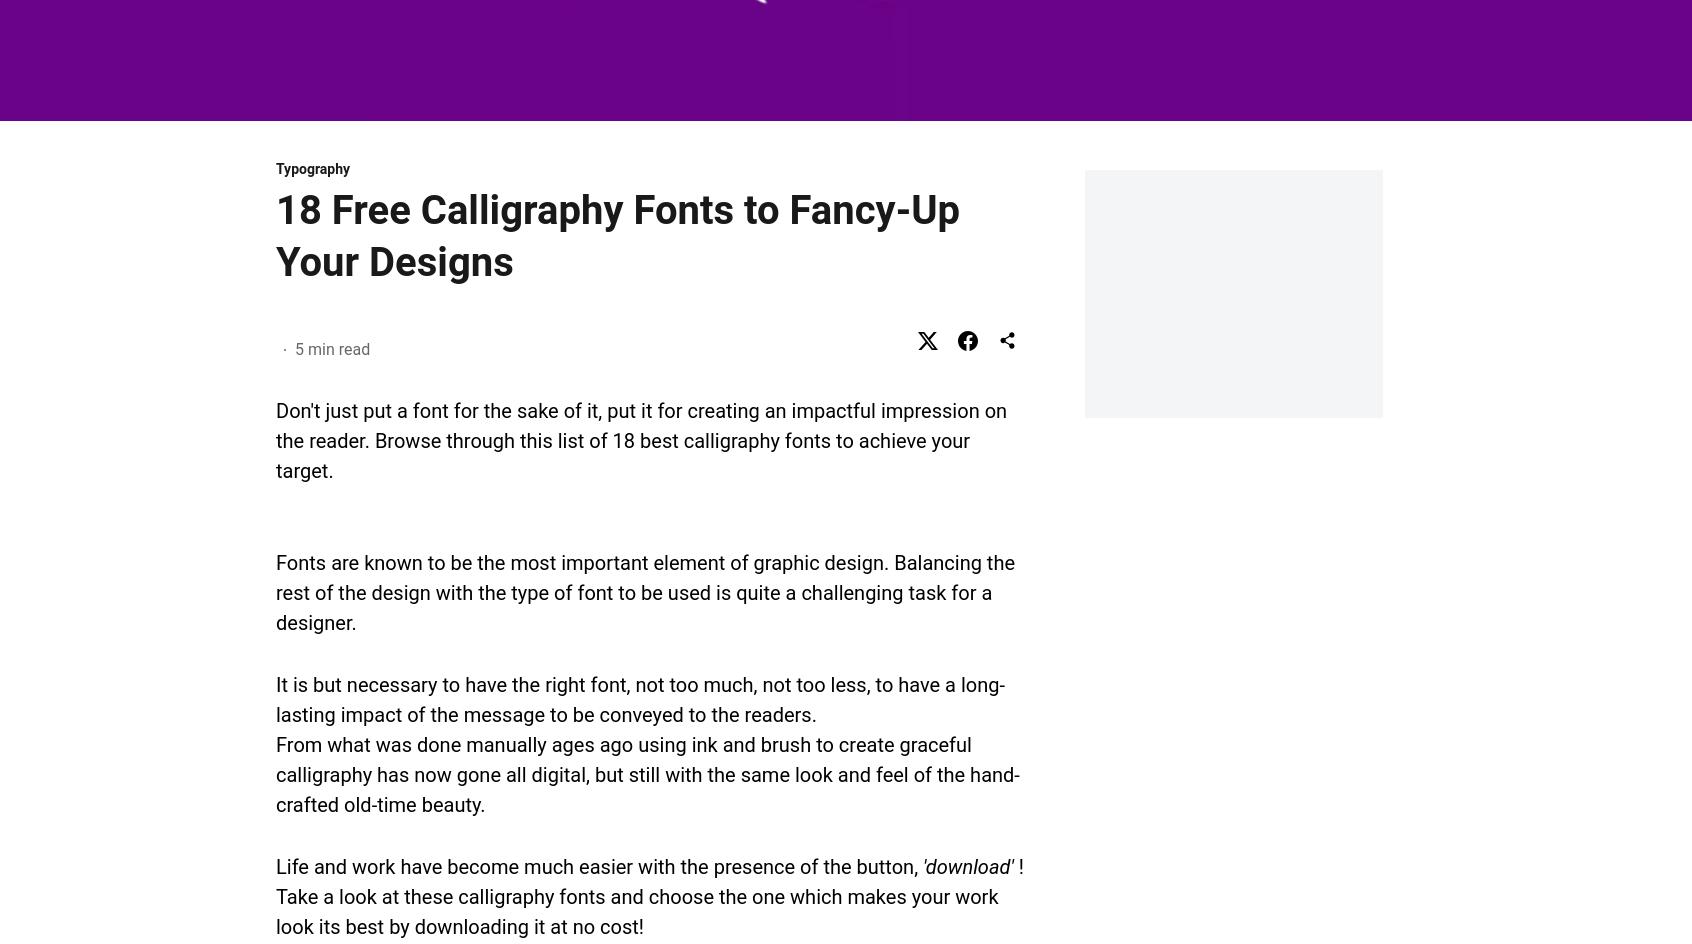 The image size is (1692, 944). I want to click on 'Life and work have become much easier with the presence of the button,', so click(598, 866).